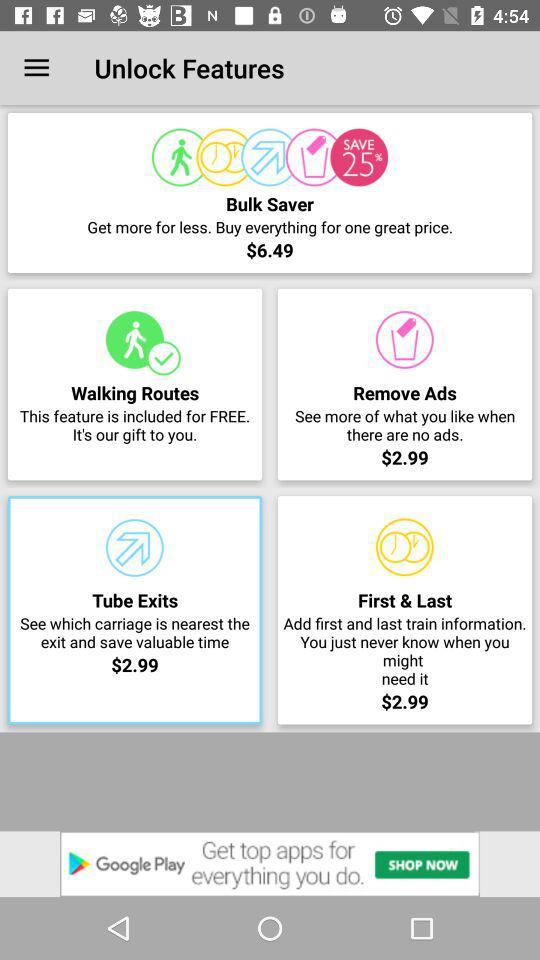  What do you see at coordinates (36, 68) in the screenshot?
I see `icon next to the unlock features item` at bounding box center [36, 68].